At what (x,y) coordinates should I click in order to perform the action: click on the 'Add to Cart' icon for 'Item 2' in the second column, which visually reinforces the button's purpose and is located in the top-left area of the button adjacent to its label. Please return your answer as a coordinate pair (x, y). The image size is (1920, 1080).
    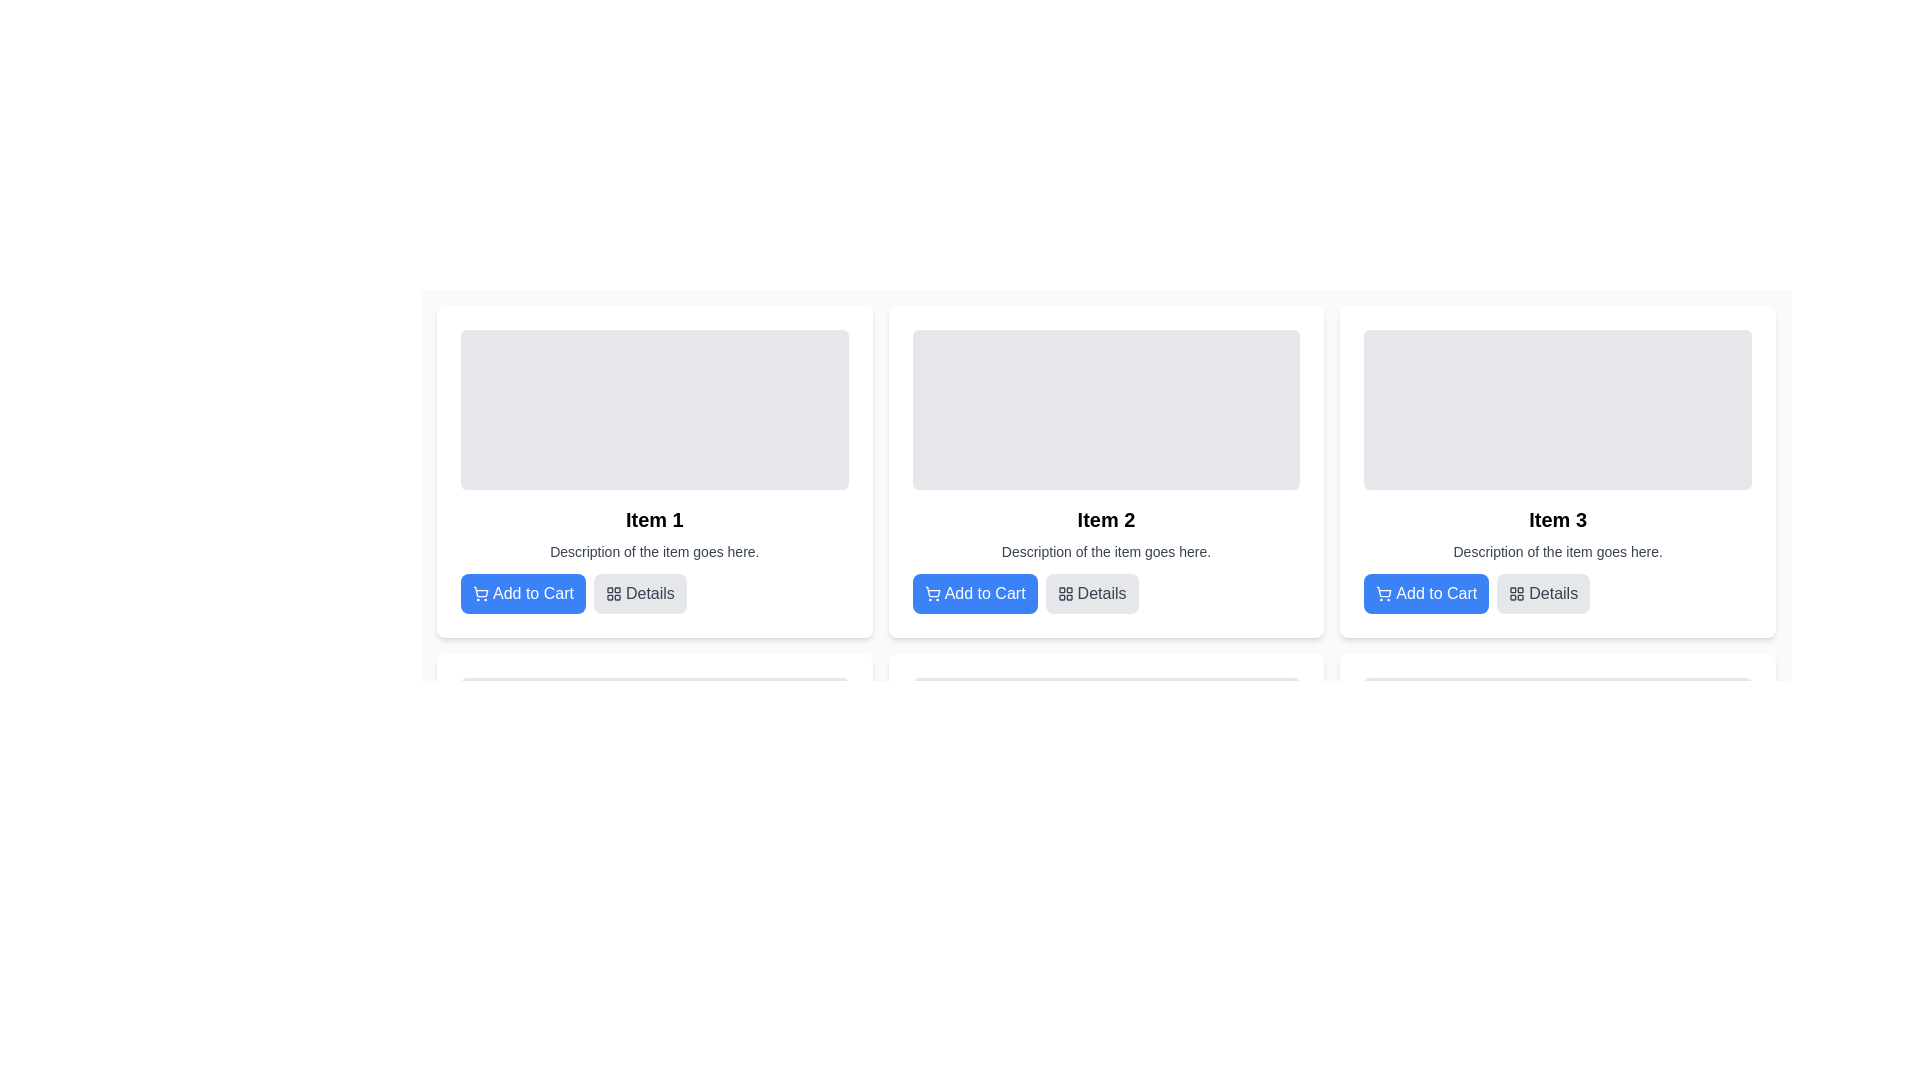
    Looking at the image, I should click on (931, 593).